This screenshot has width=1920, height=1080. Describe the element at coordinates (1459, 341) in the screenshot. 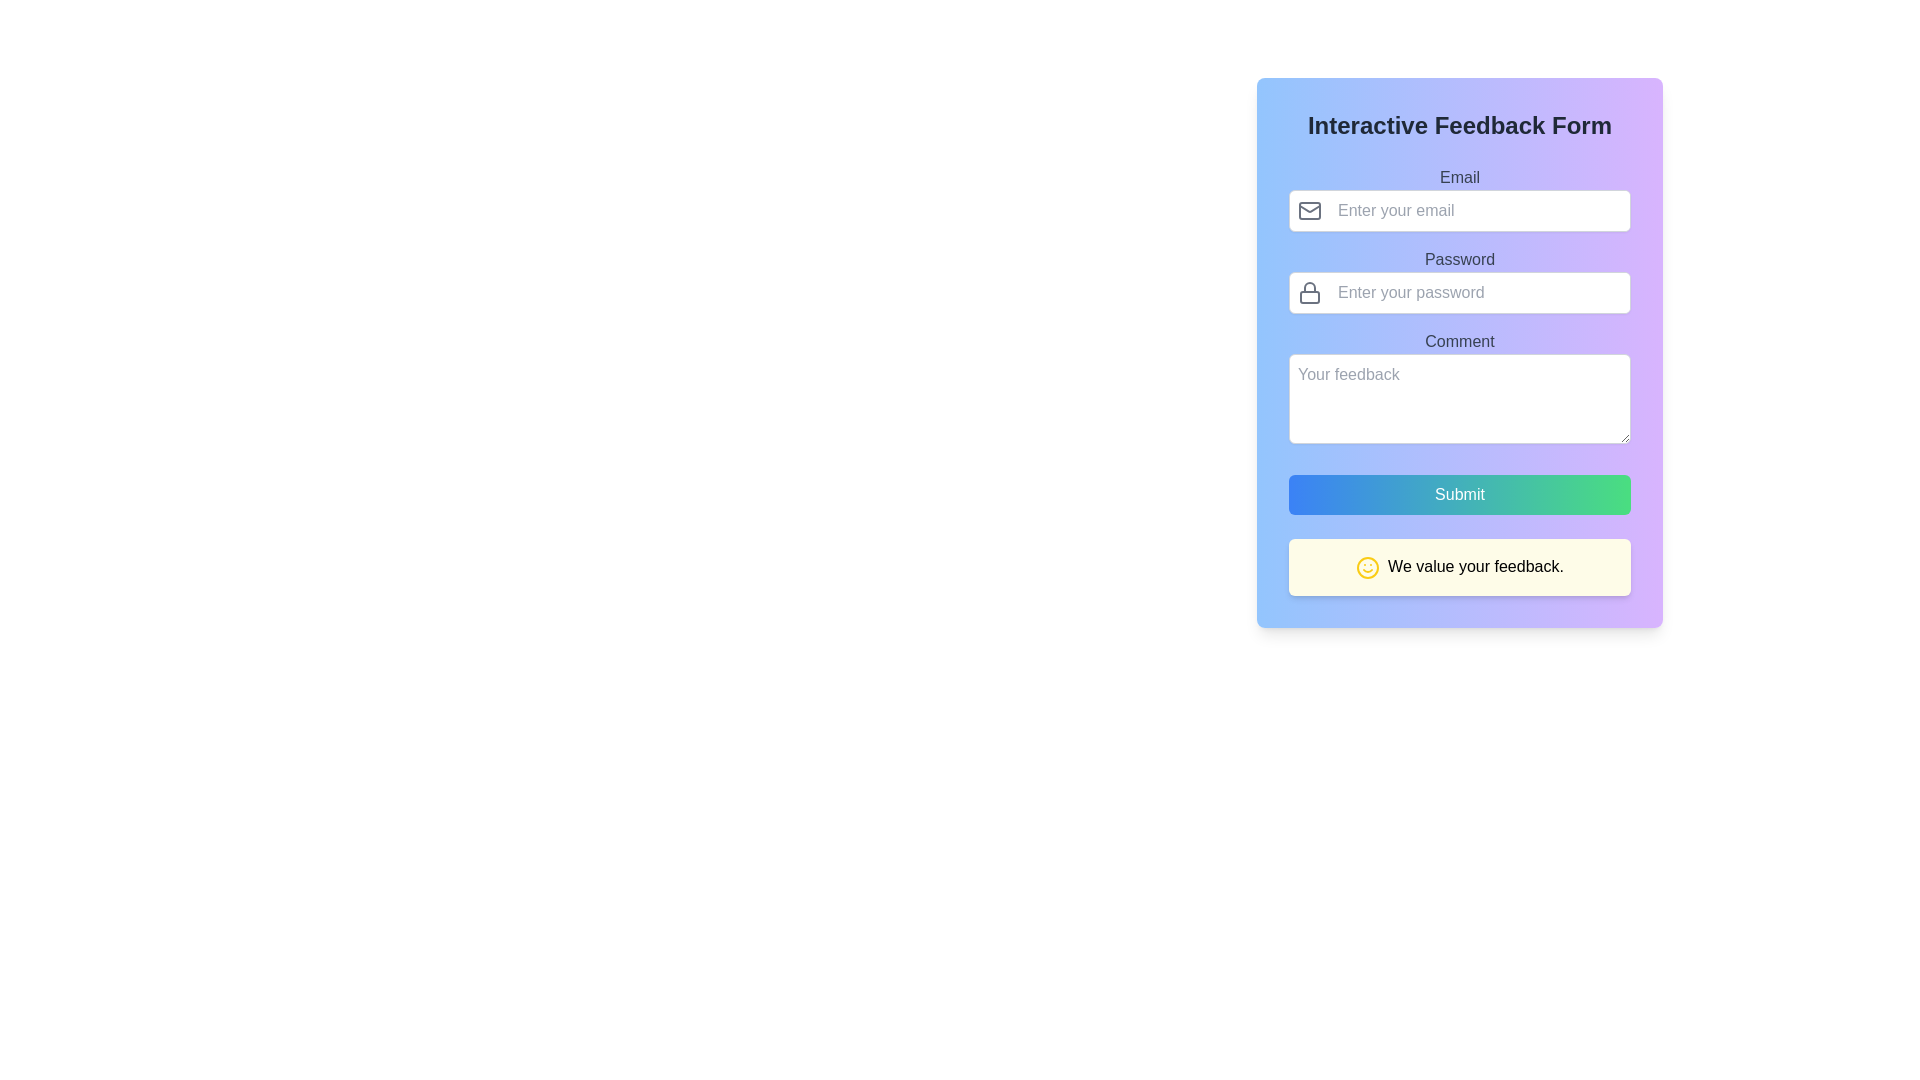

I see `the text label that describes the purpose of the 'Your feedback' input field, located in the upper half of the form, directly above it` at that location.